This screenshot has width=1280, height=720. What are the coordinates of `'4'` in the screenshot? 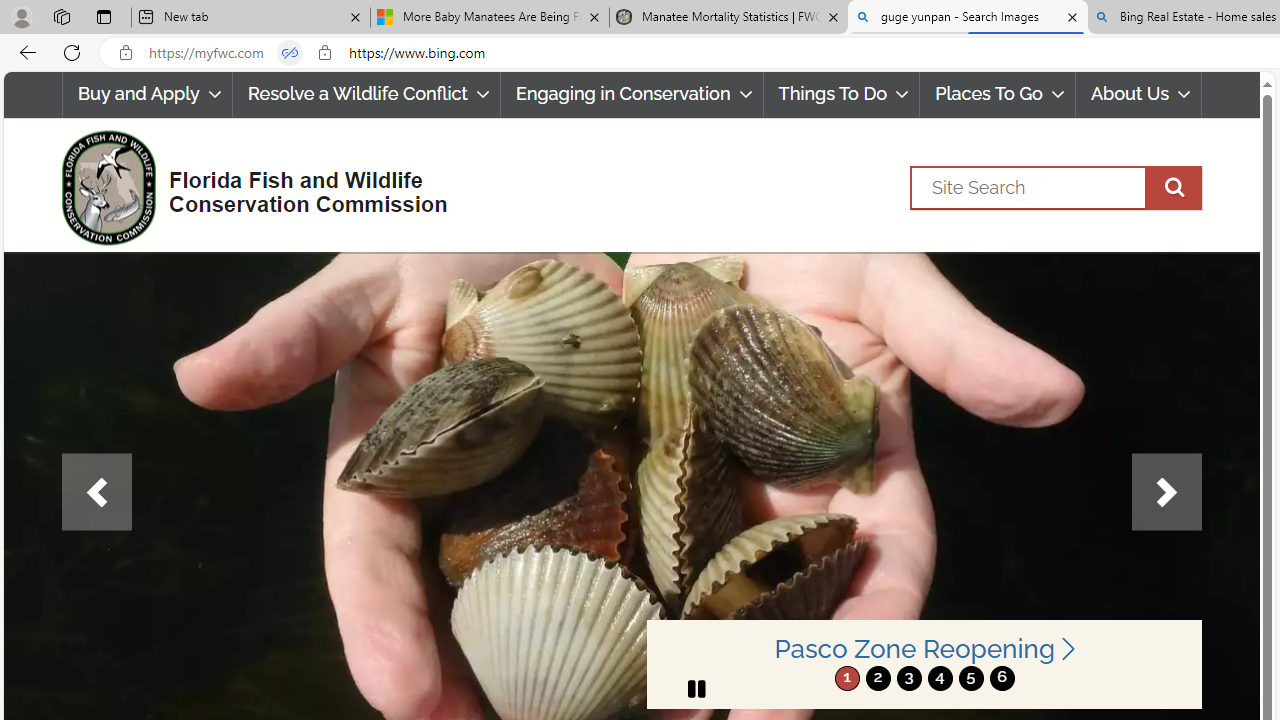 It's located at (939, 677).